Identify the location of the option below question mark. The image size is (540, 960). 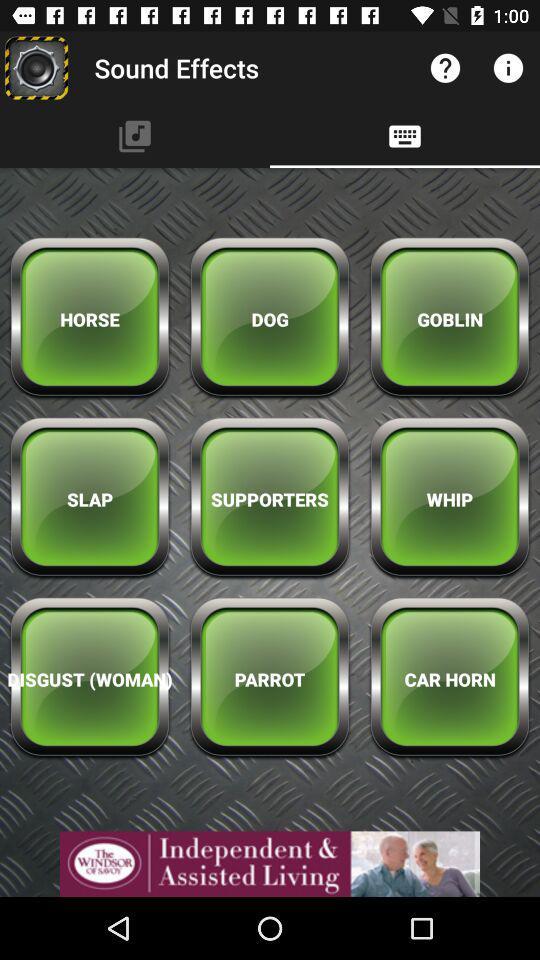
(405, 135).